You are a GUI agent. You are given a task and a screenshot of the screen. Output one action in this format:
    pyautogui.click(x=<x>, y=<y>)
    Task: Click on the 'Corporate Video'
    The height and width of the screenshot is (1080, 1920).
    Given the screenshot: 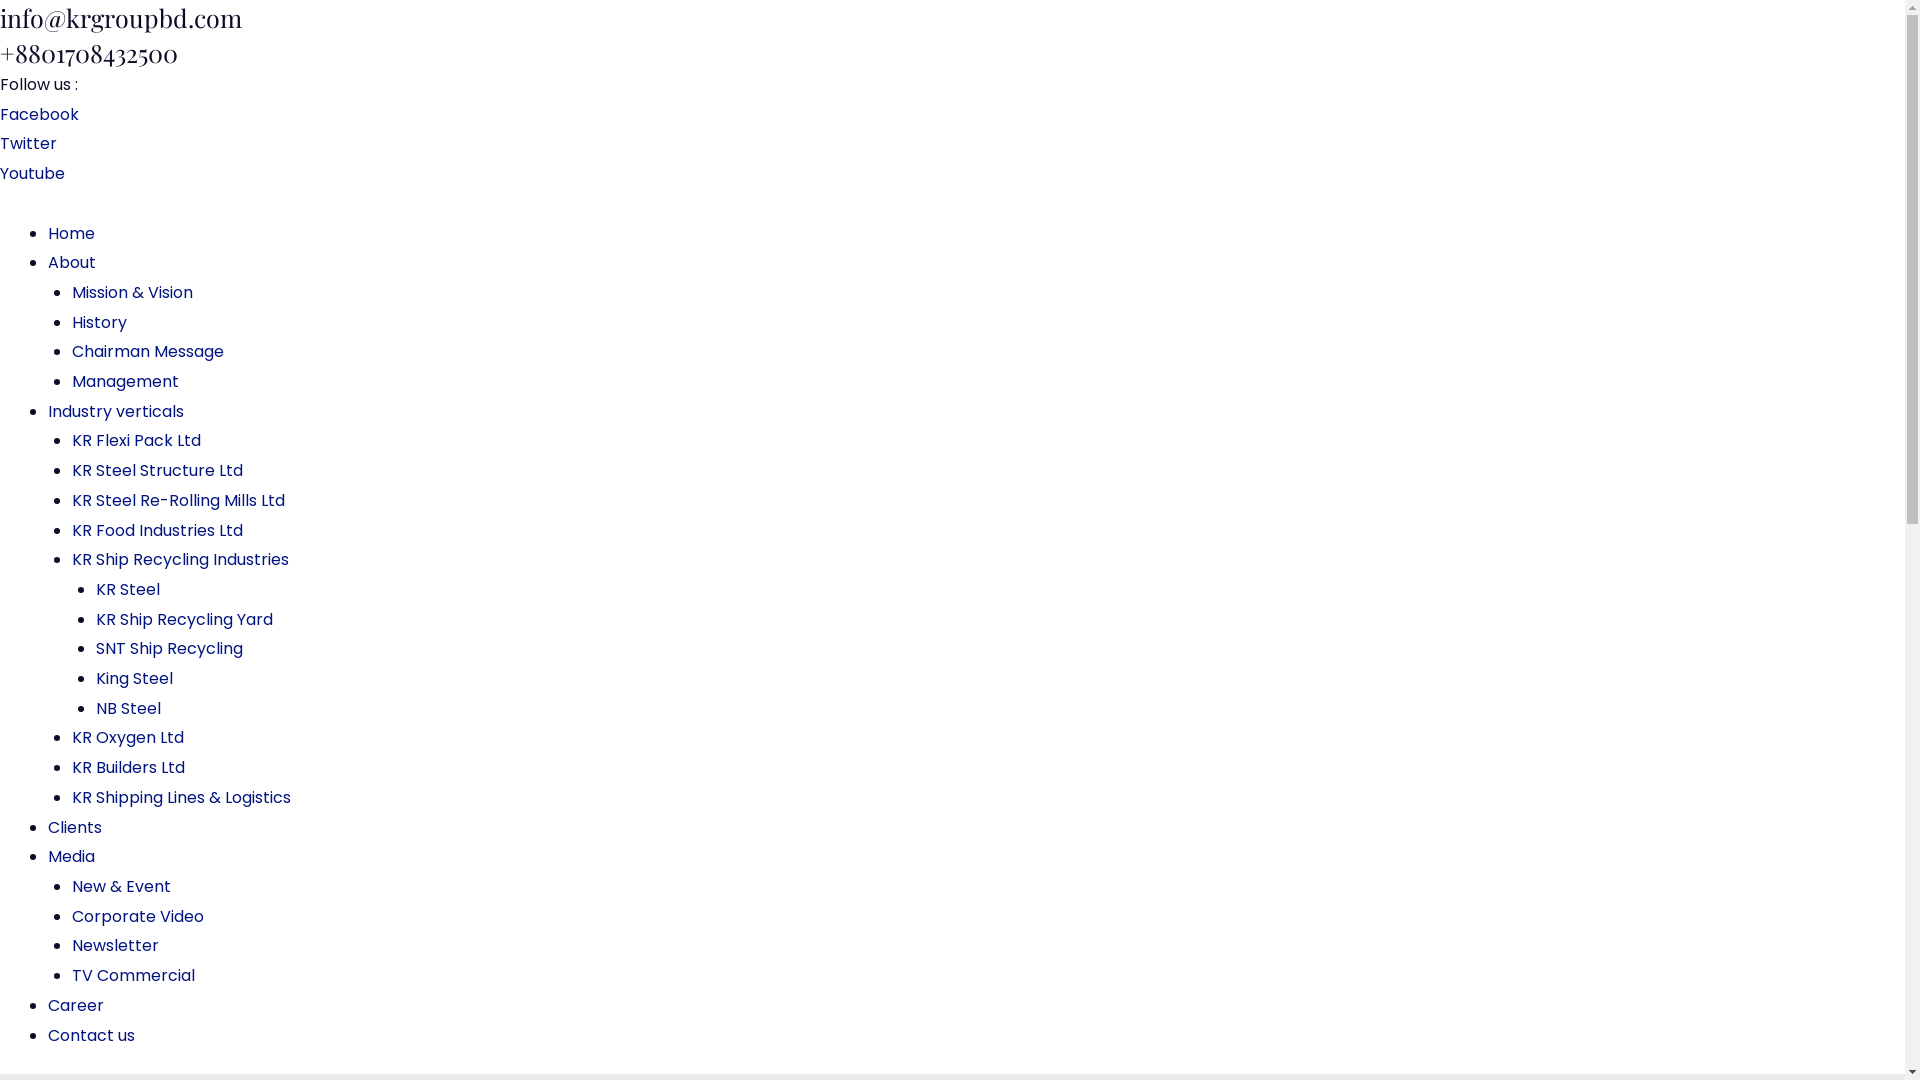 What is the action you would take?
    pyautogui.click(x=137, y=916)
    